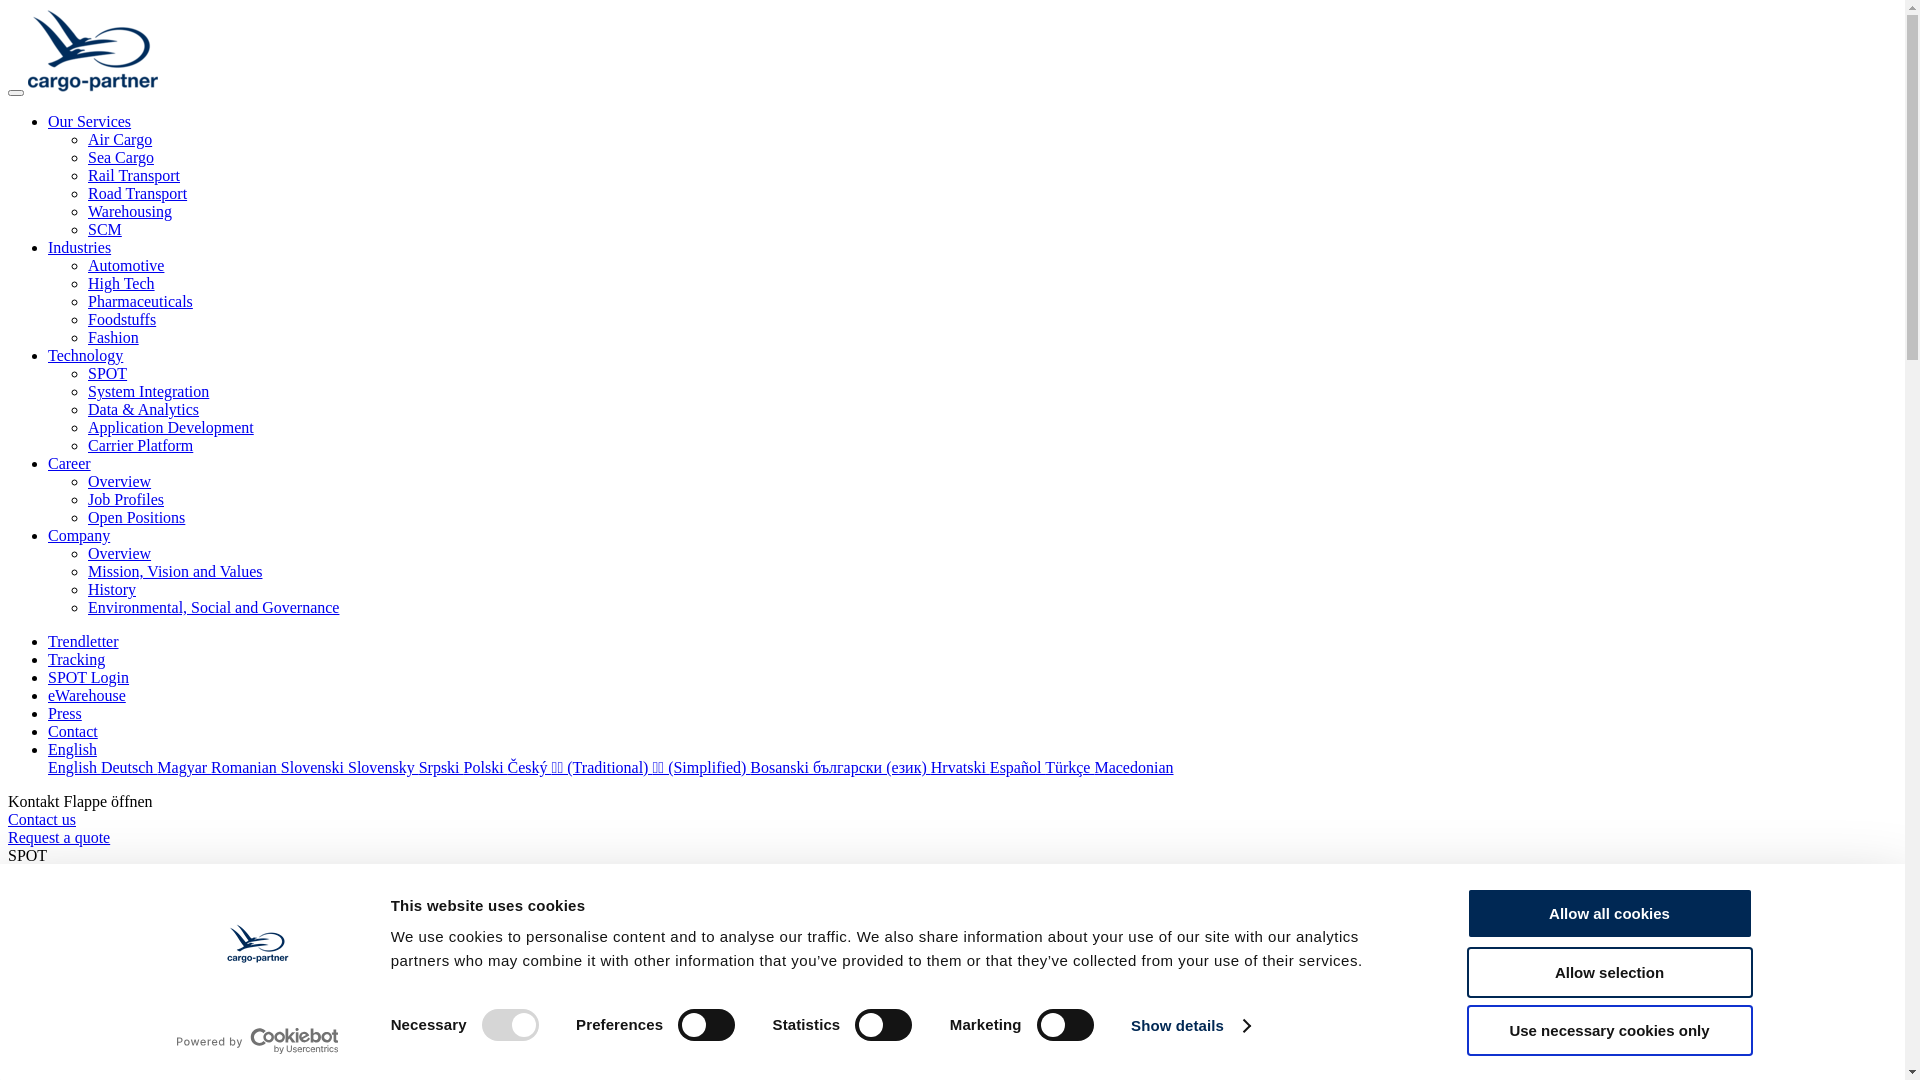  What do you see at coordinates (104, 228) in the screenshot?
I see `'SCM'` at bounding box center [104, 228].